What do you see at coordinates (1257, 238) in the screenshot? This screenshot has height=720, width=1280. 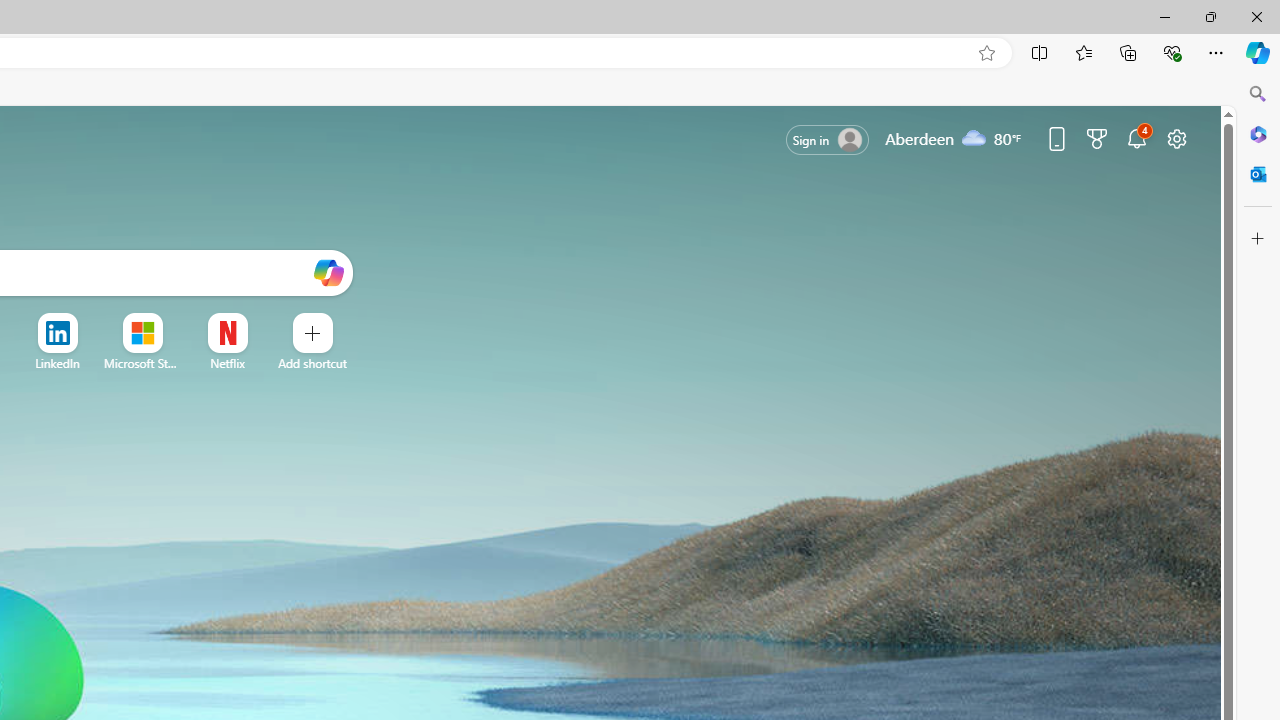 I see `'Customize'` at bounding box center [1257, 238].